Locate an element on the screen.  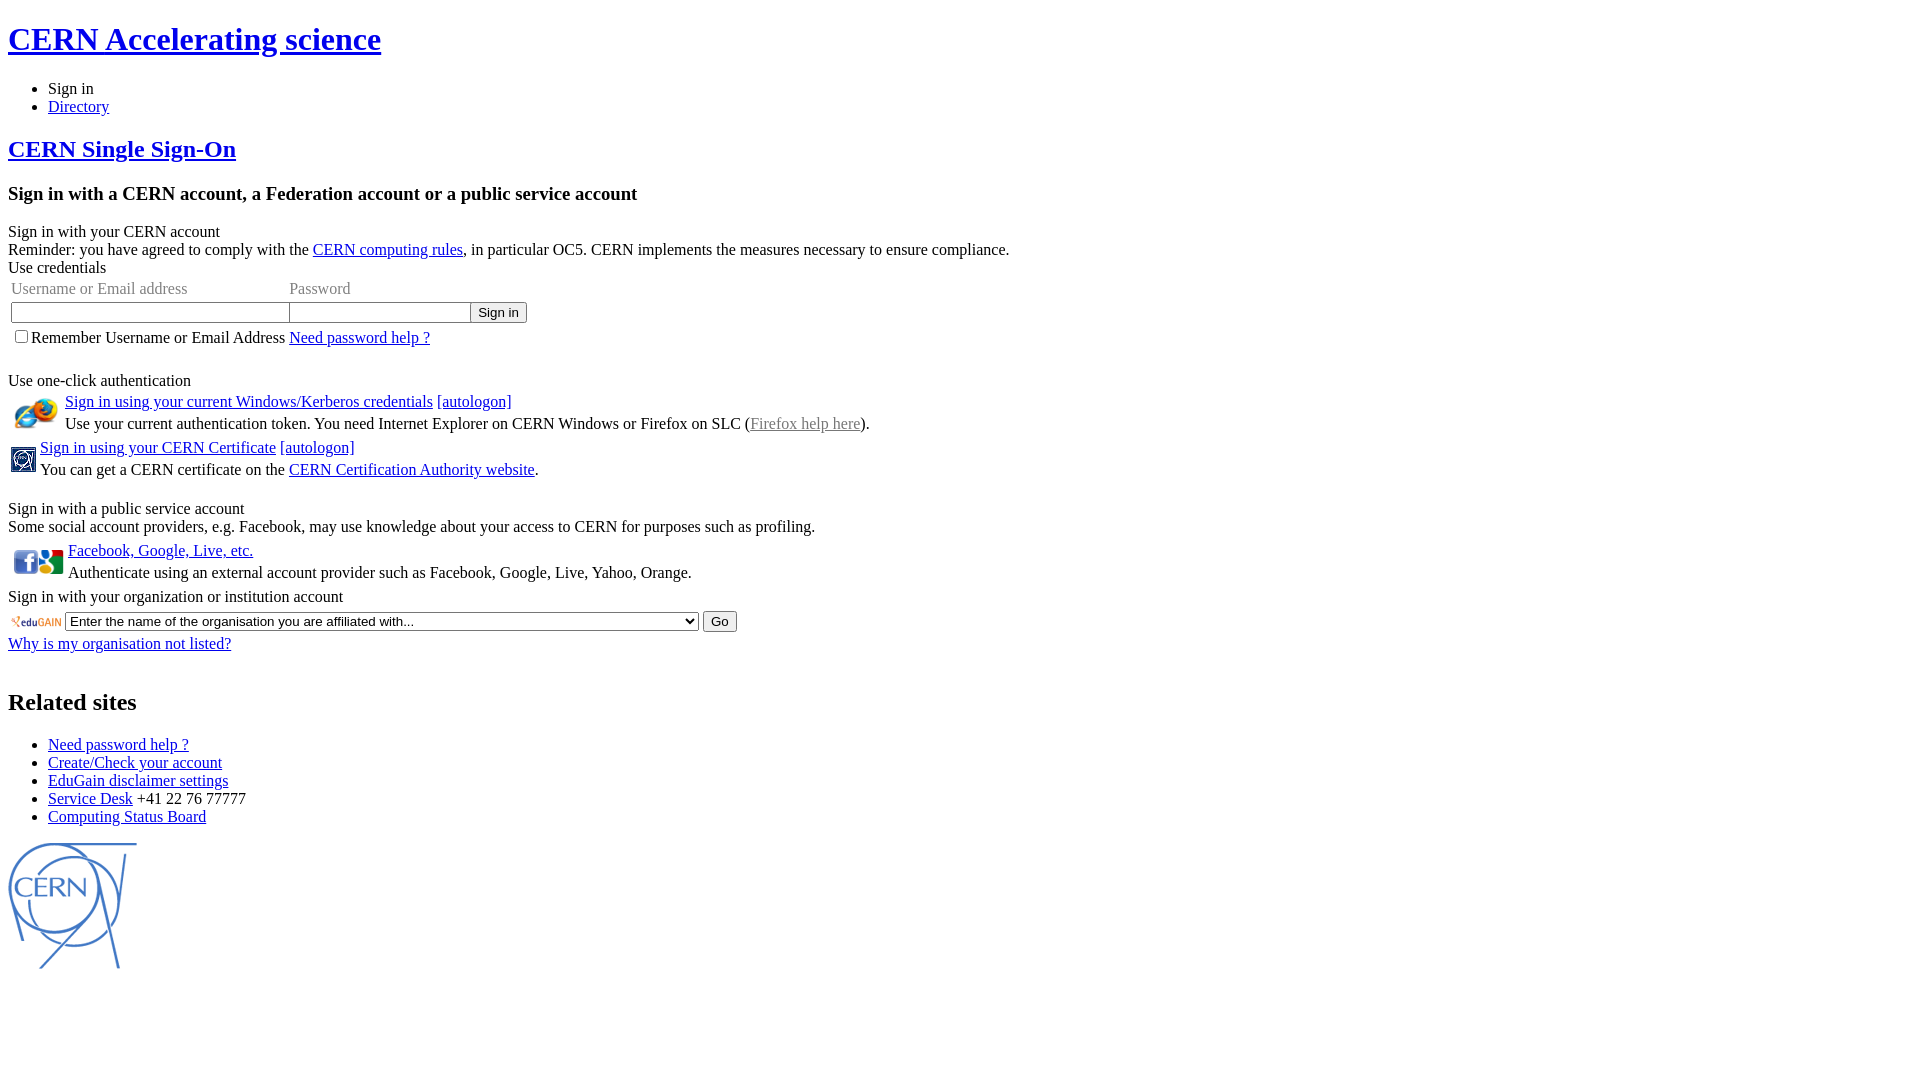
'CERN' is located at coordinates (72, 962).